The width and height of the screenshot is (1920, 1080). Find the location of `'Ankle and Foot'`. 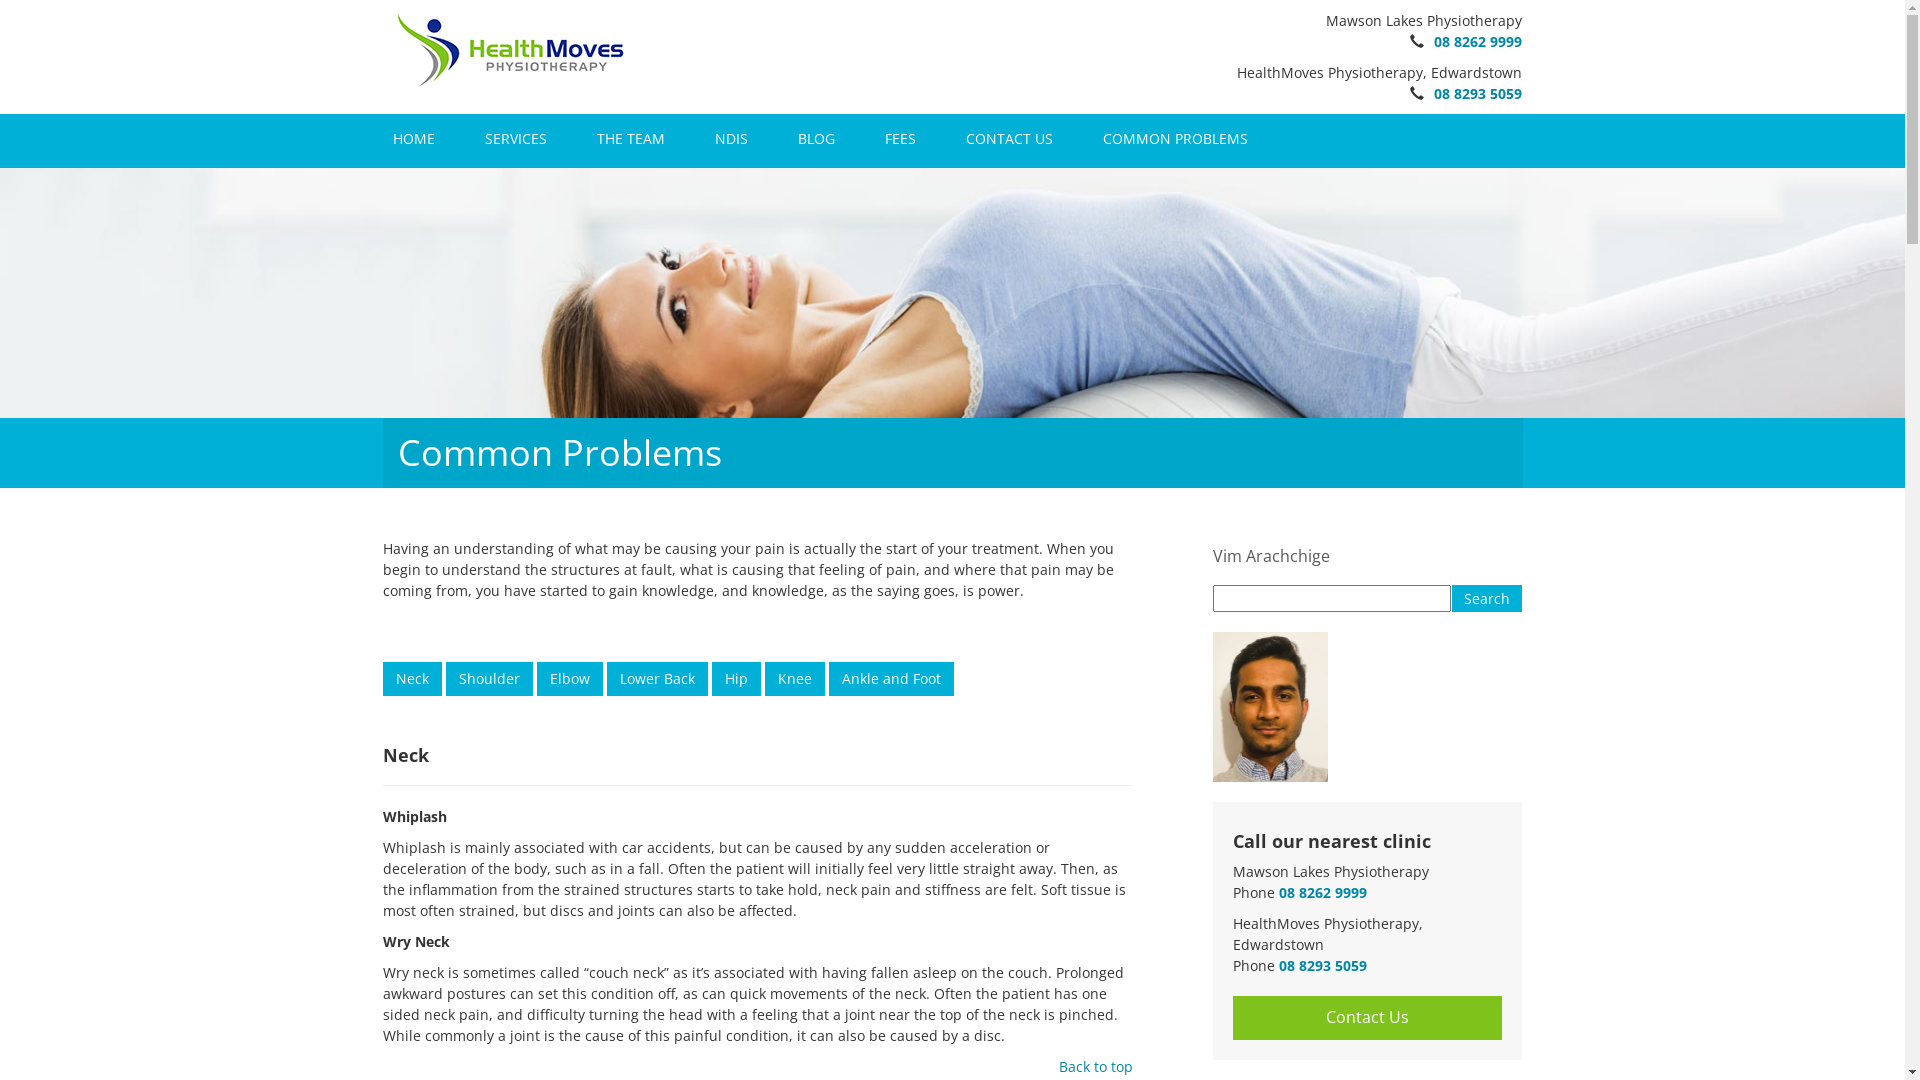

'Ankle and Foot' is located at coordinates (889, 677).